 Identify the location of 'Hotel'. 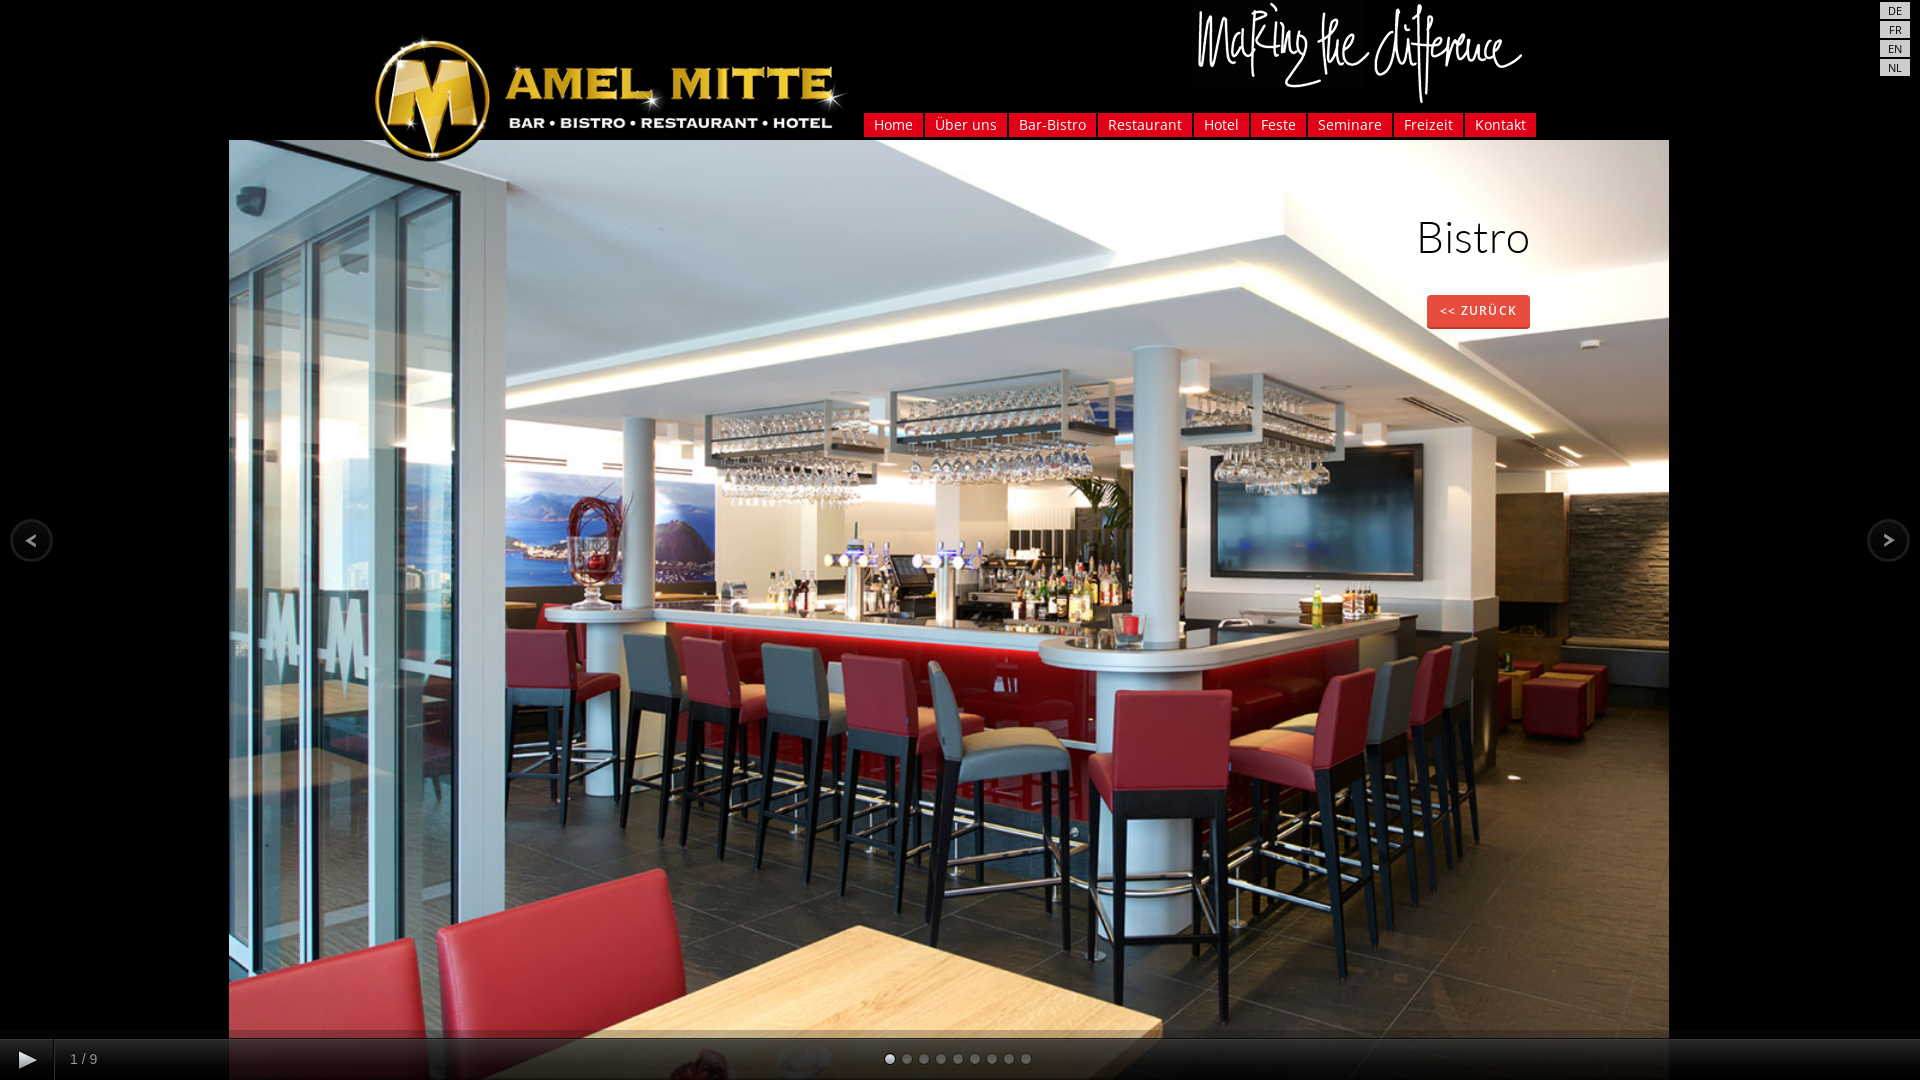
(1220, 124).